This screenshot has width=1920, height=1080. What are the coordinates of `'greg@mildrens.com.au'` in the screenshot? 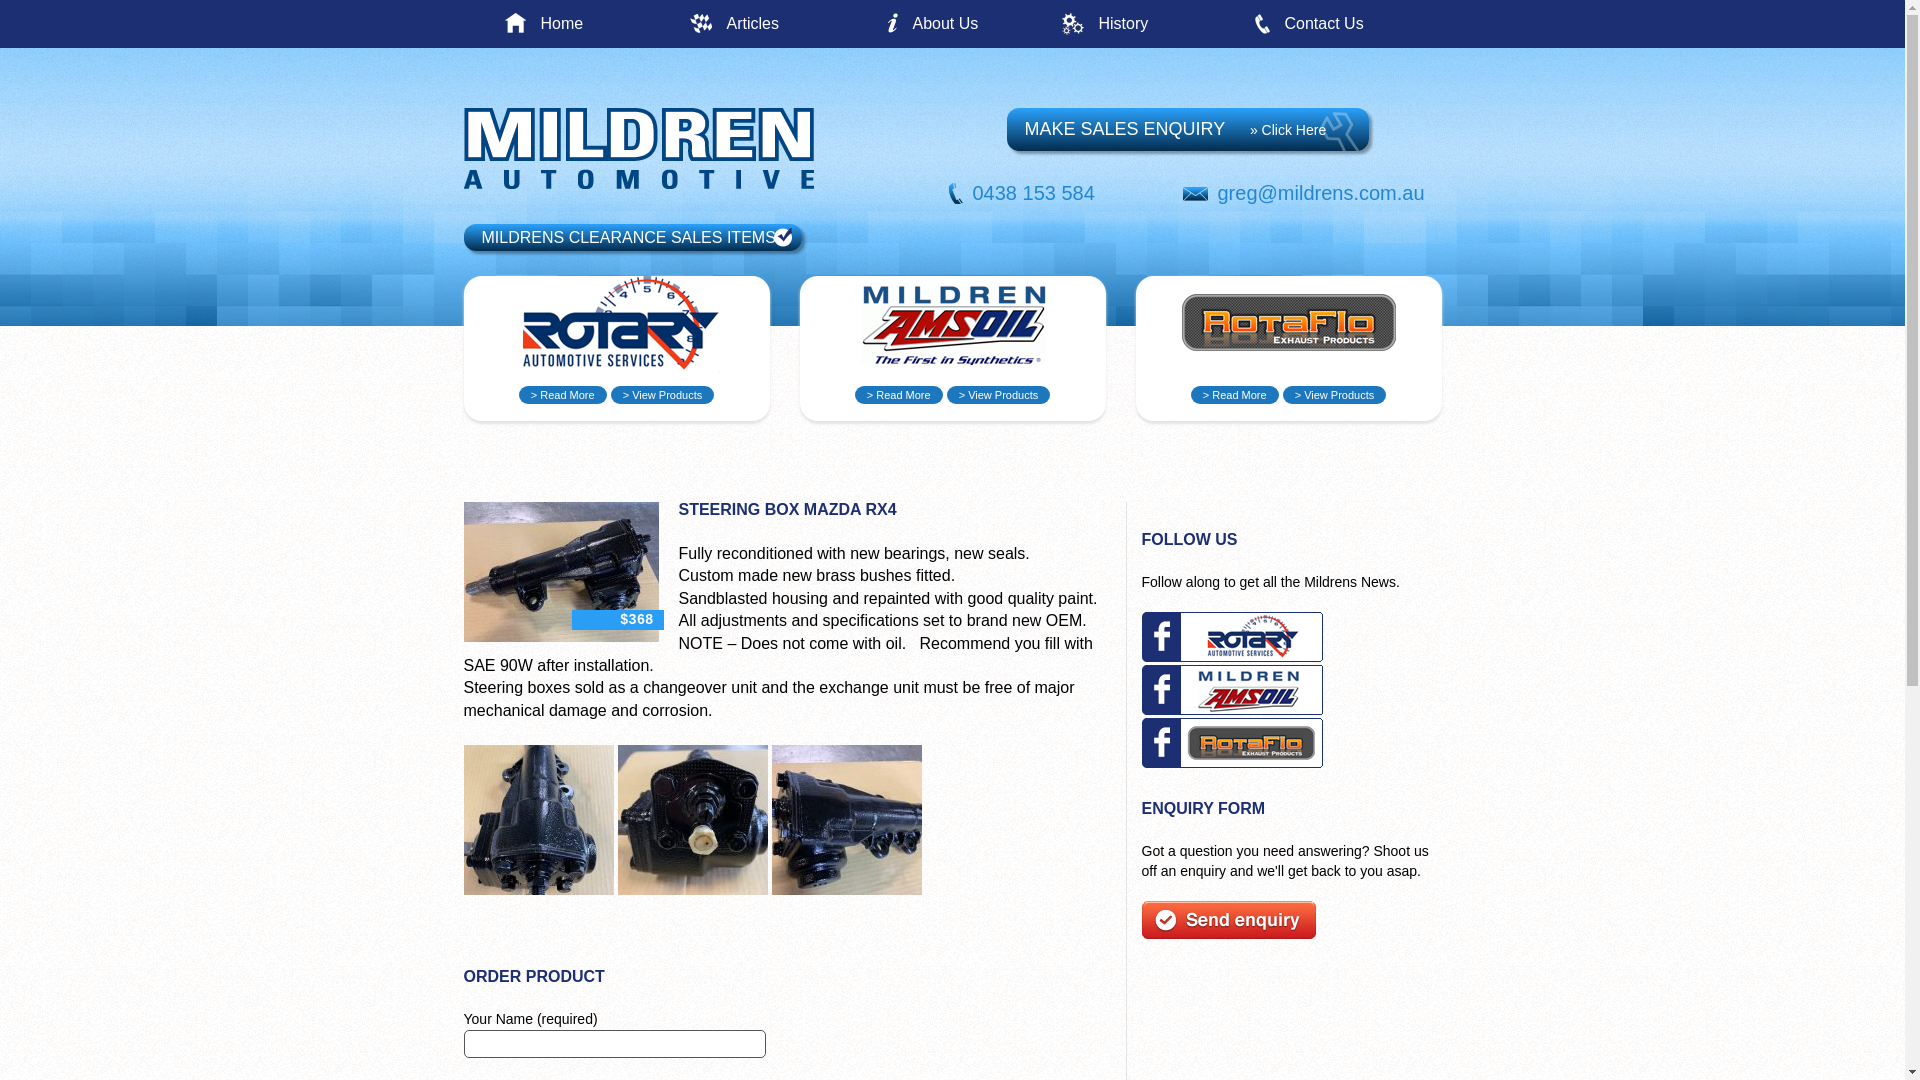 It's located at (1321, 192).